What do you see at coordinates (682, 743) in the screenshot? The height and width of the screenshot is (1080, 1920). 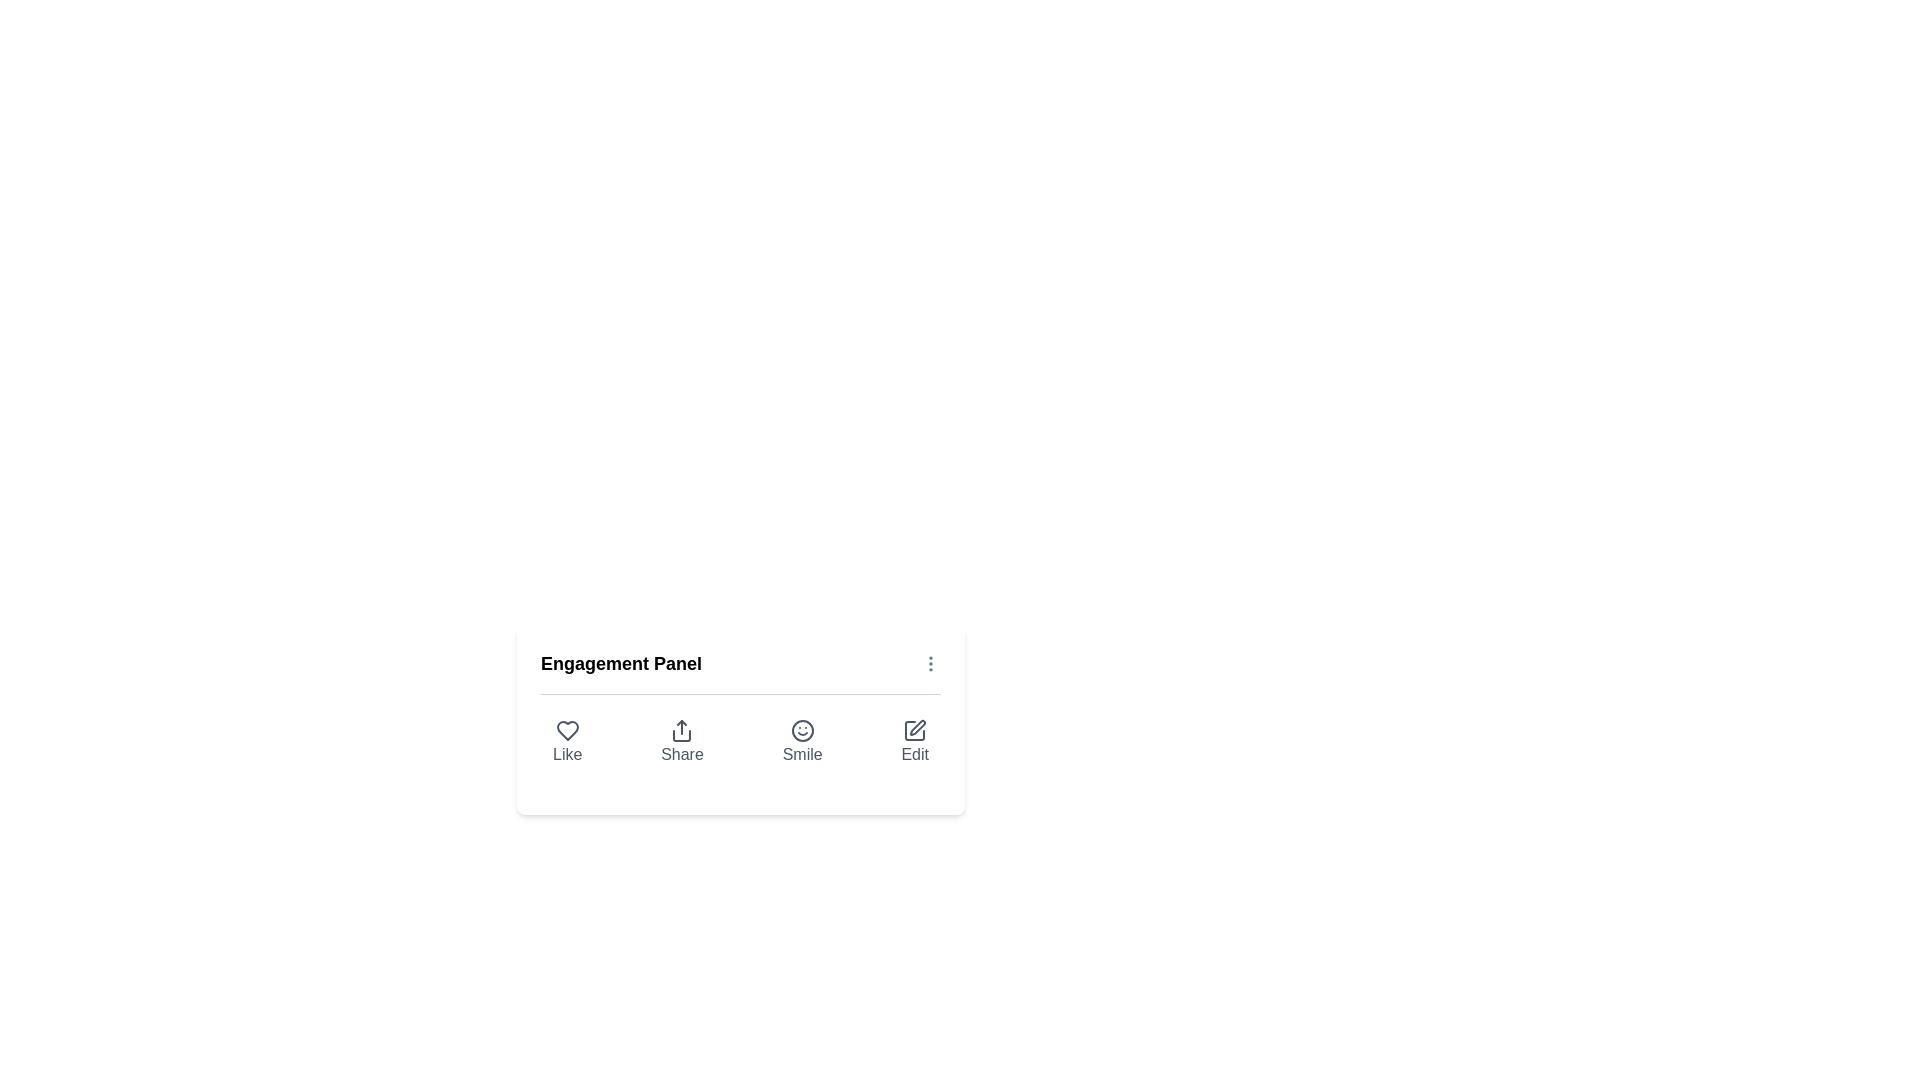 I see `the 'Share' button, which features a vertically stacked minimalist share icon above the centered text, located in the Engagement Panel between the 'Like' and 'Smile' buttons` at bounding box center [682, 743].